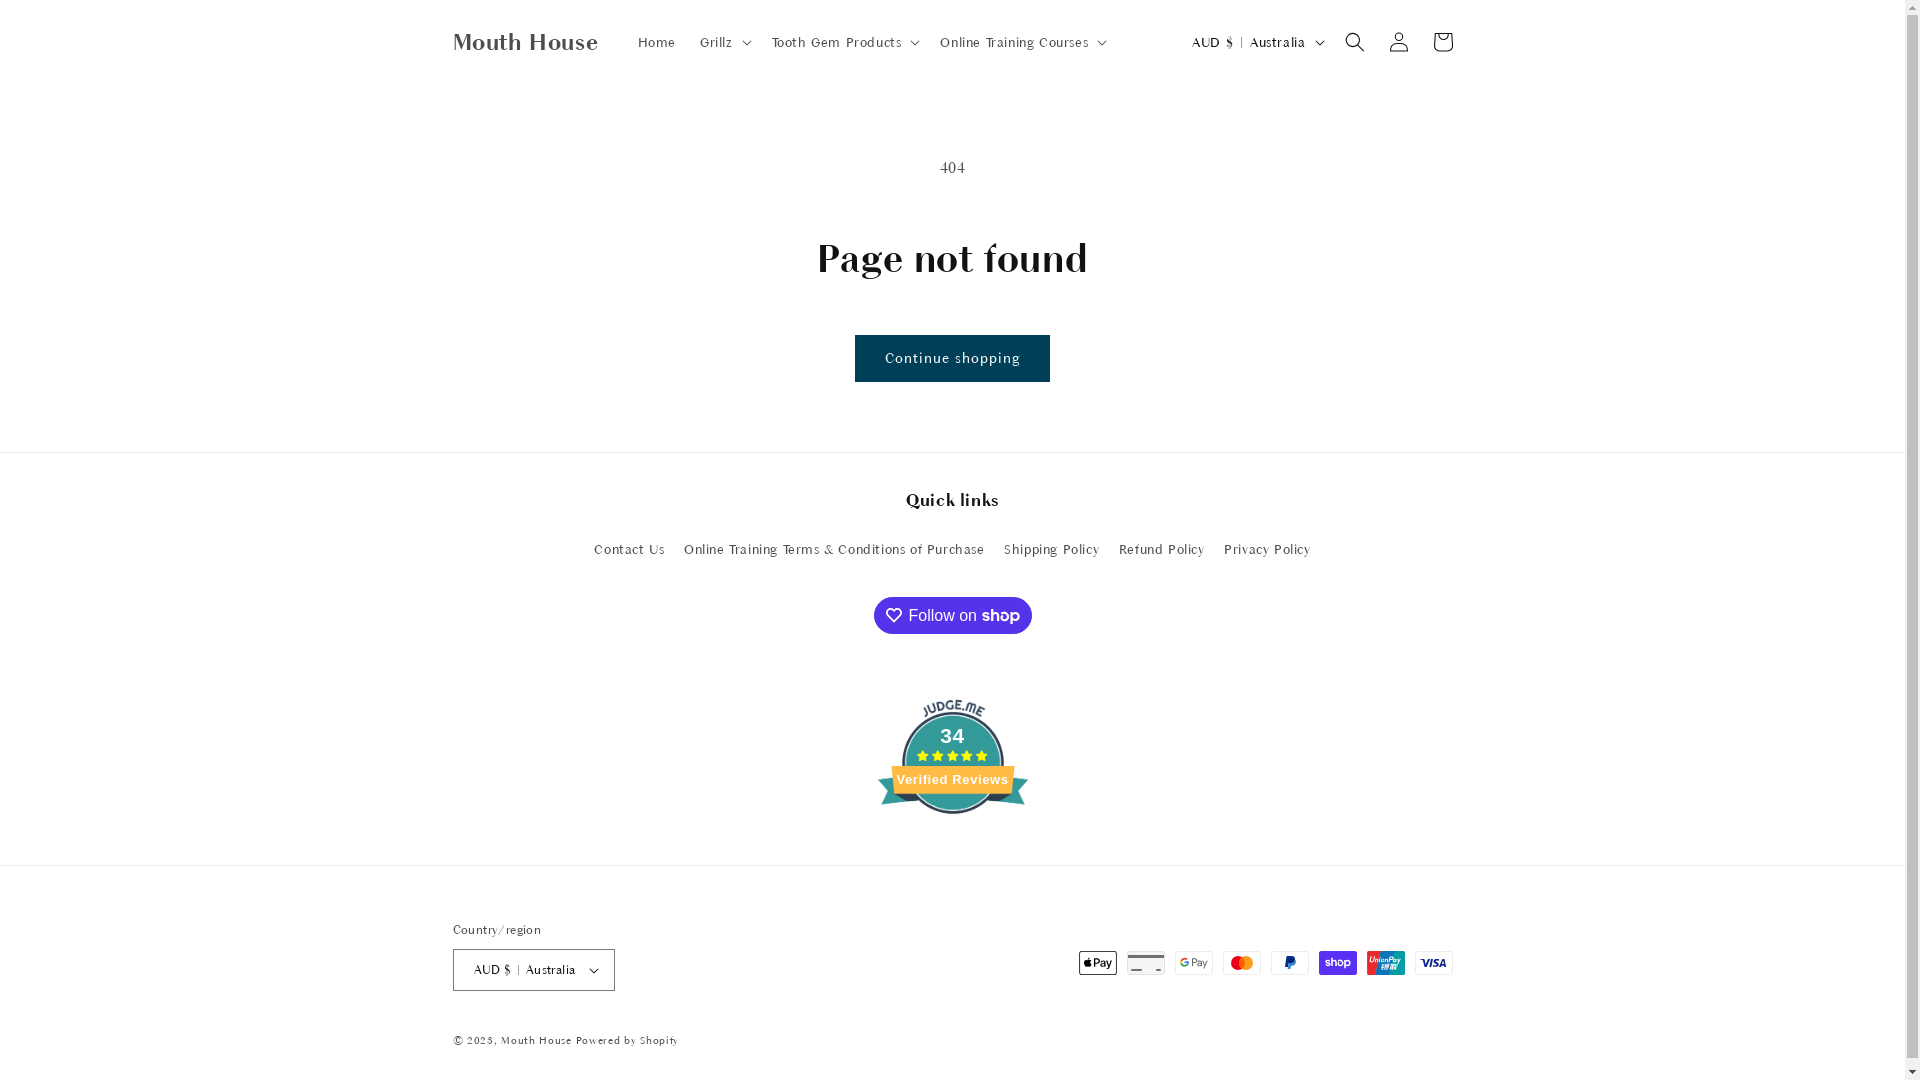  I want to click on 'Continue shopping', so click(951, 357).